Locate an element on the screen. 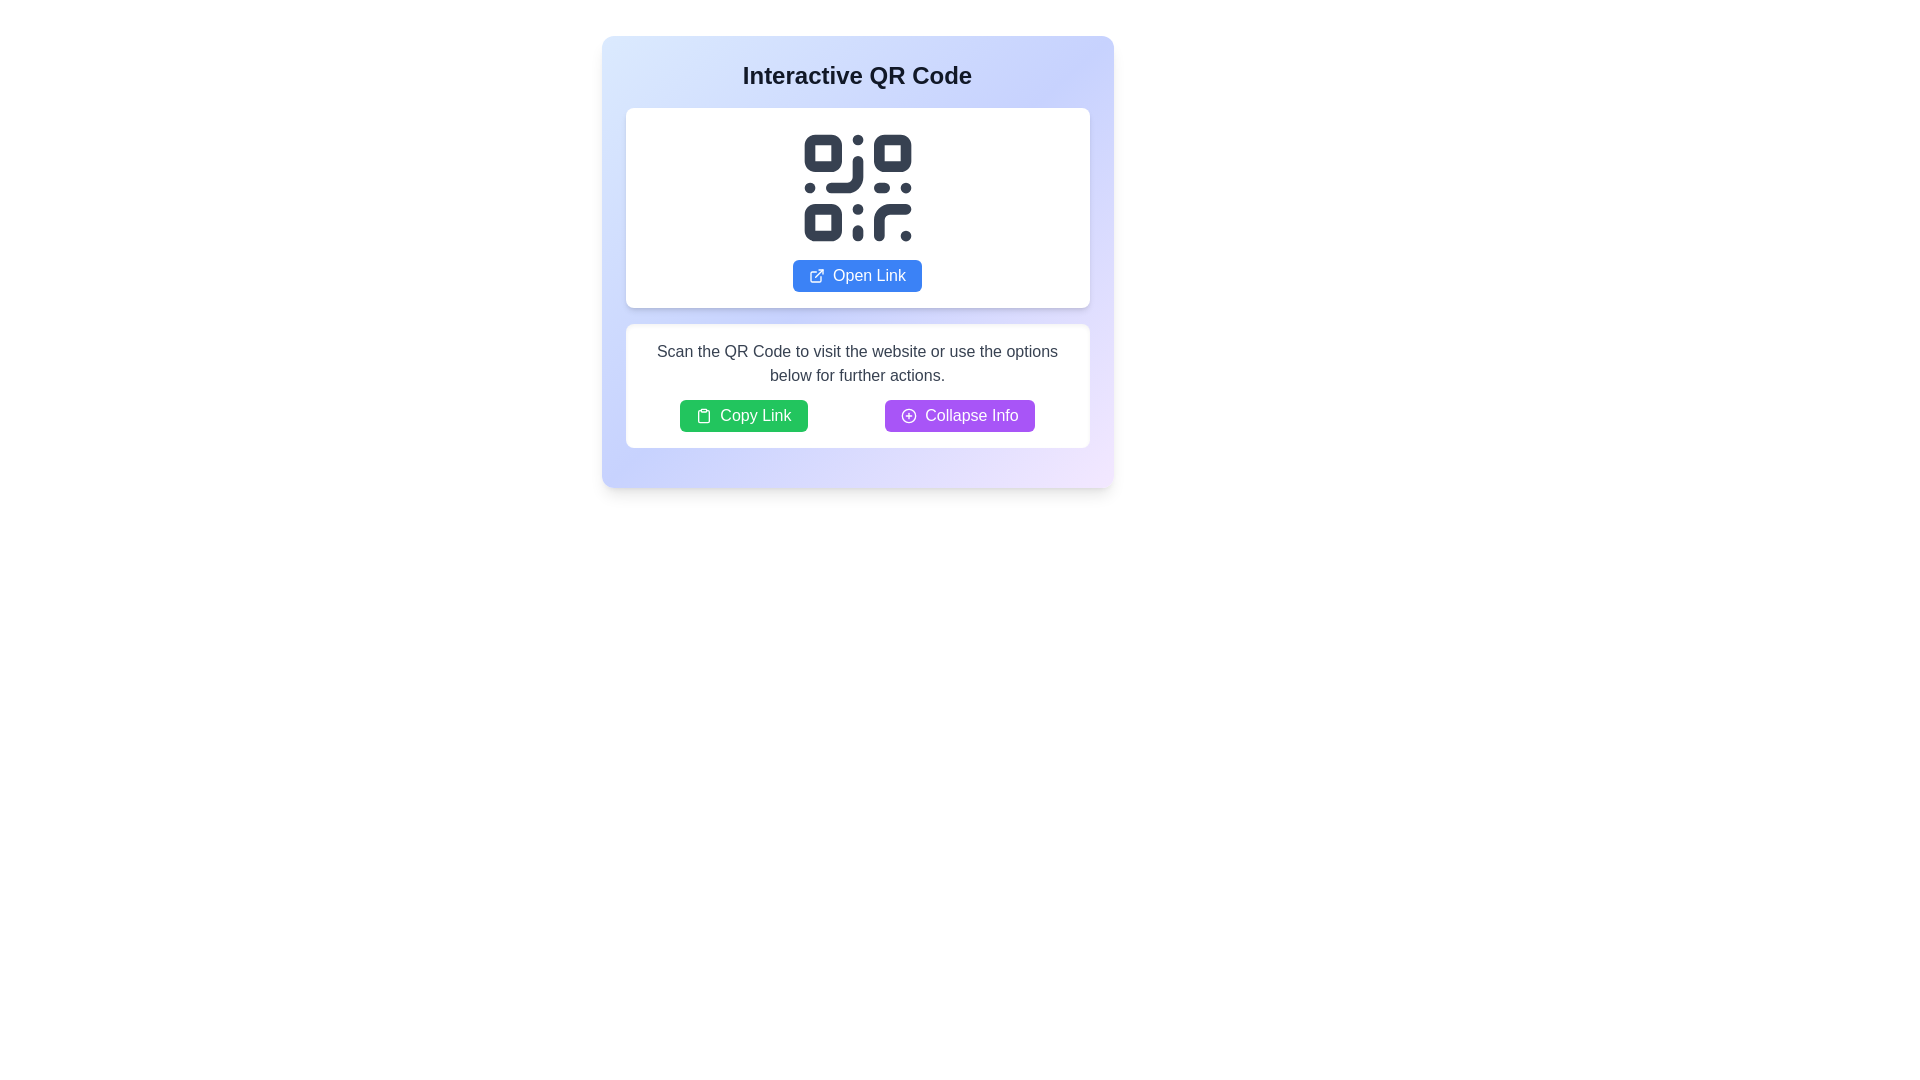  the compact '+' icon with a purple hue, located on the left side of the 'Collapse Info' button is located at coordinates (908, 415).